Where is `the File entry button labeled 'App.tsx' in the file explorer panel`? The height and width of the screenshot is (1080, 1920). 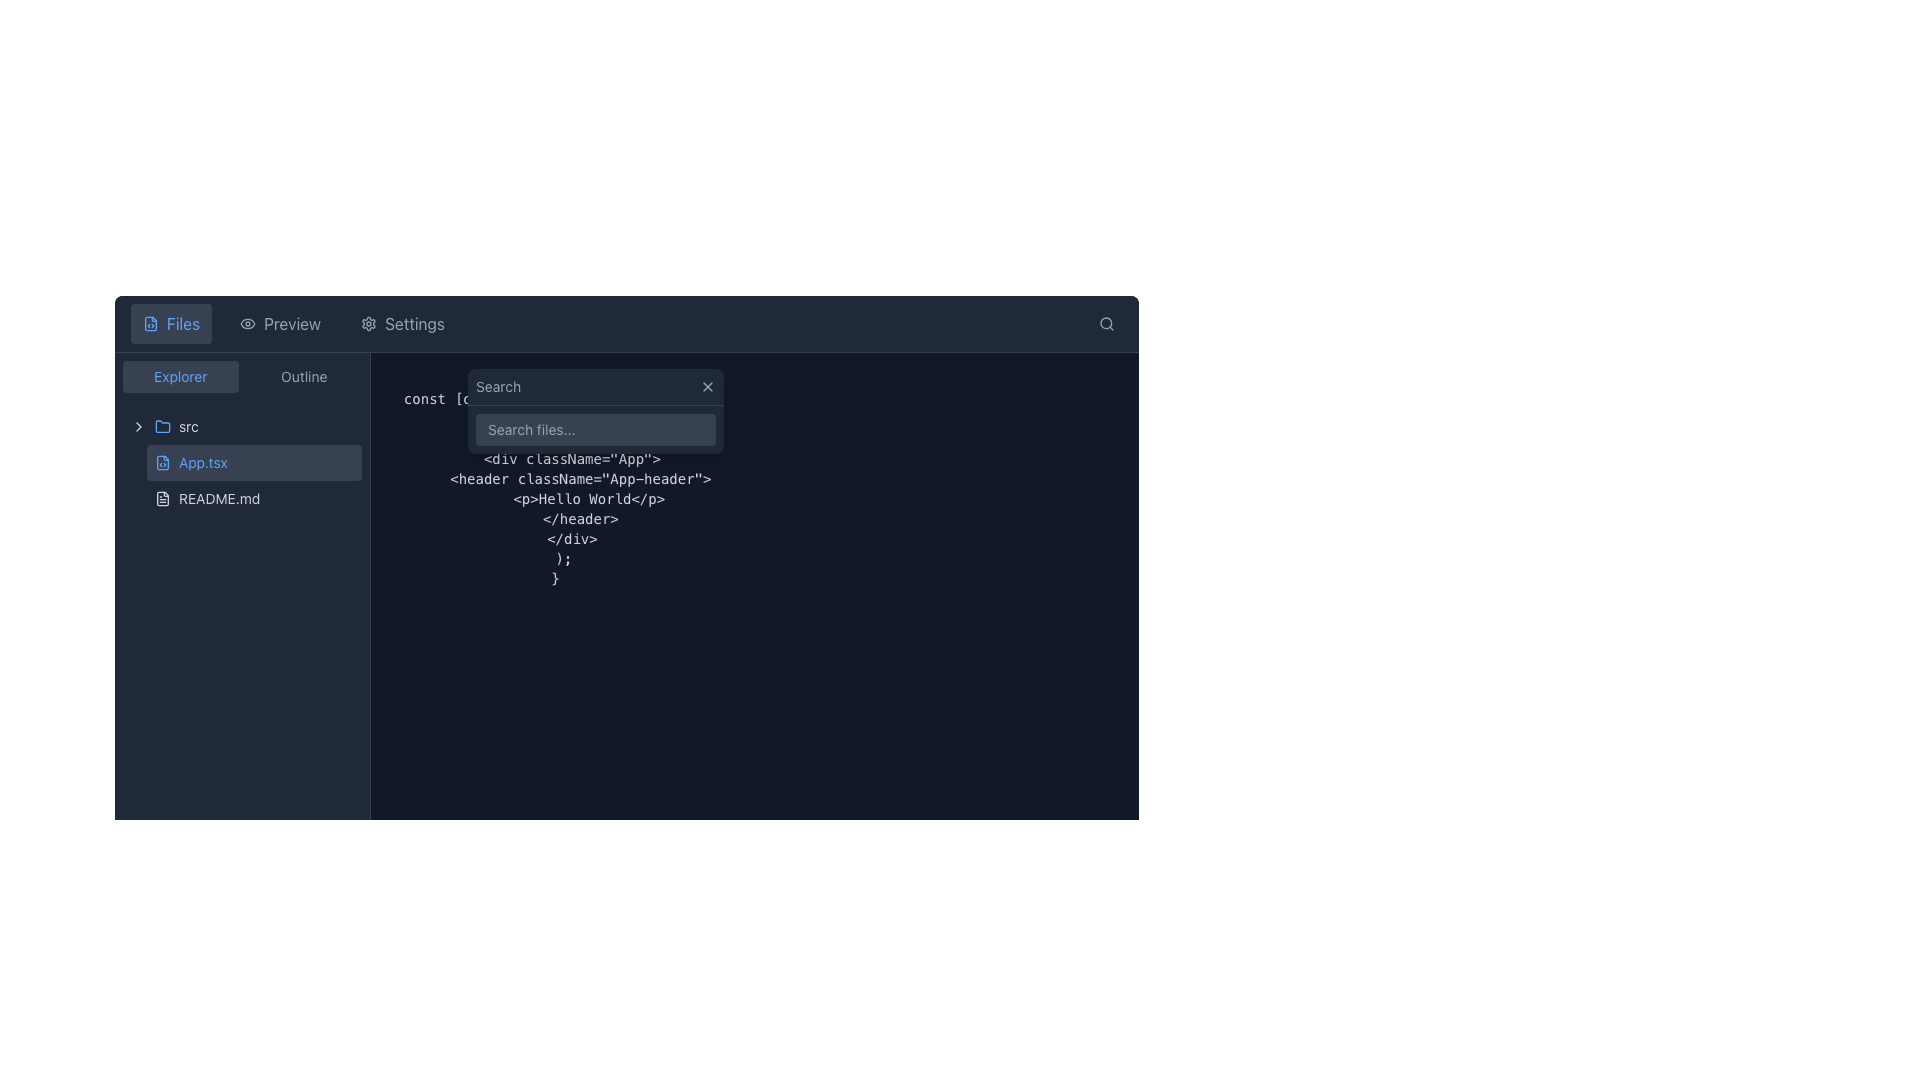
the File entry button labeled 'App.tsx' in the file explorer panel is located at coordinates (253, 462).